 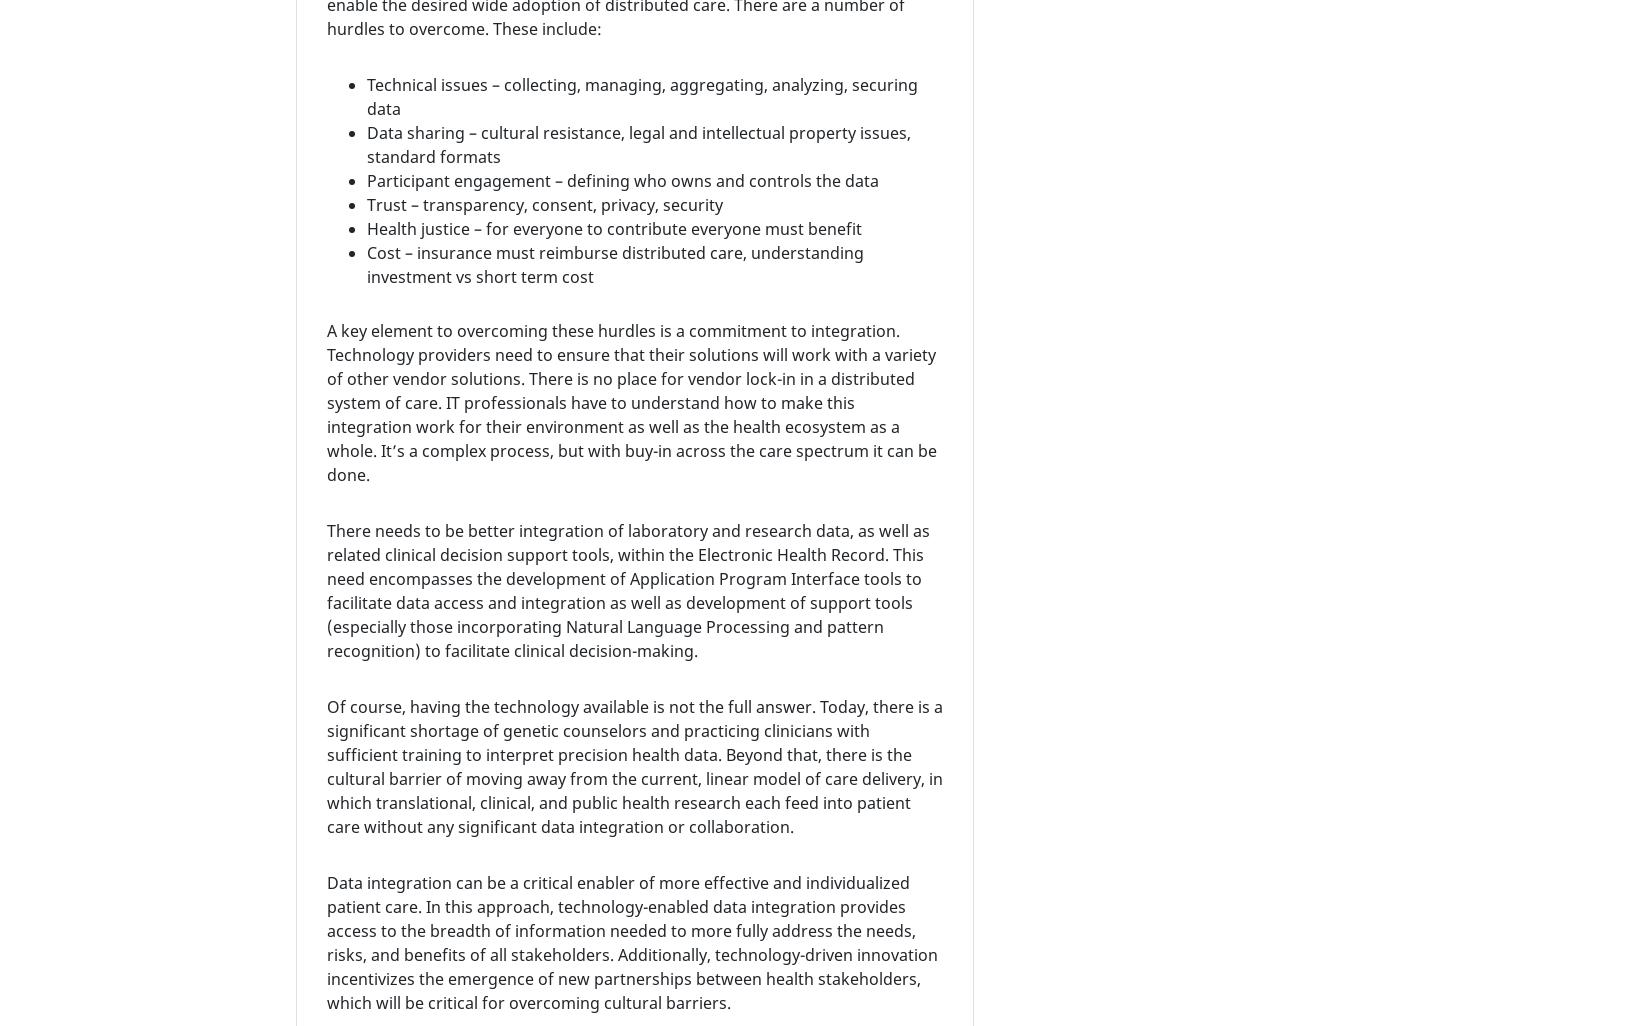 What do you see at coordinates (632, 766) in the screenshot?
I see `'Of course, having the technology available is not the full answer. Today, there is a significant shortage of genetic counselors and practicing clinicians with sufficient training to interpret precision health data. Beyond that, there is the cultural barrier of moving away from the current, linear model of care delivery, in which translational, clinical, and public health research each feed into patient care without any significant data integration or collaboration.'` at bounding box center [632, 766].